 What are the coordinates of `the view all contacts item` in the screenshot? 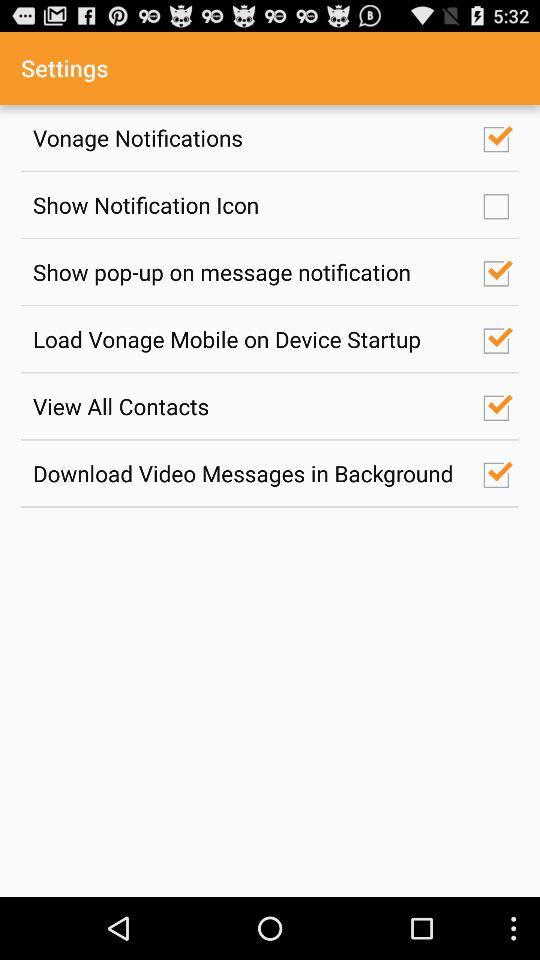 It's located at (247, 405).